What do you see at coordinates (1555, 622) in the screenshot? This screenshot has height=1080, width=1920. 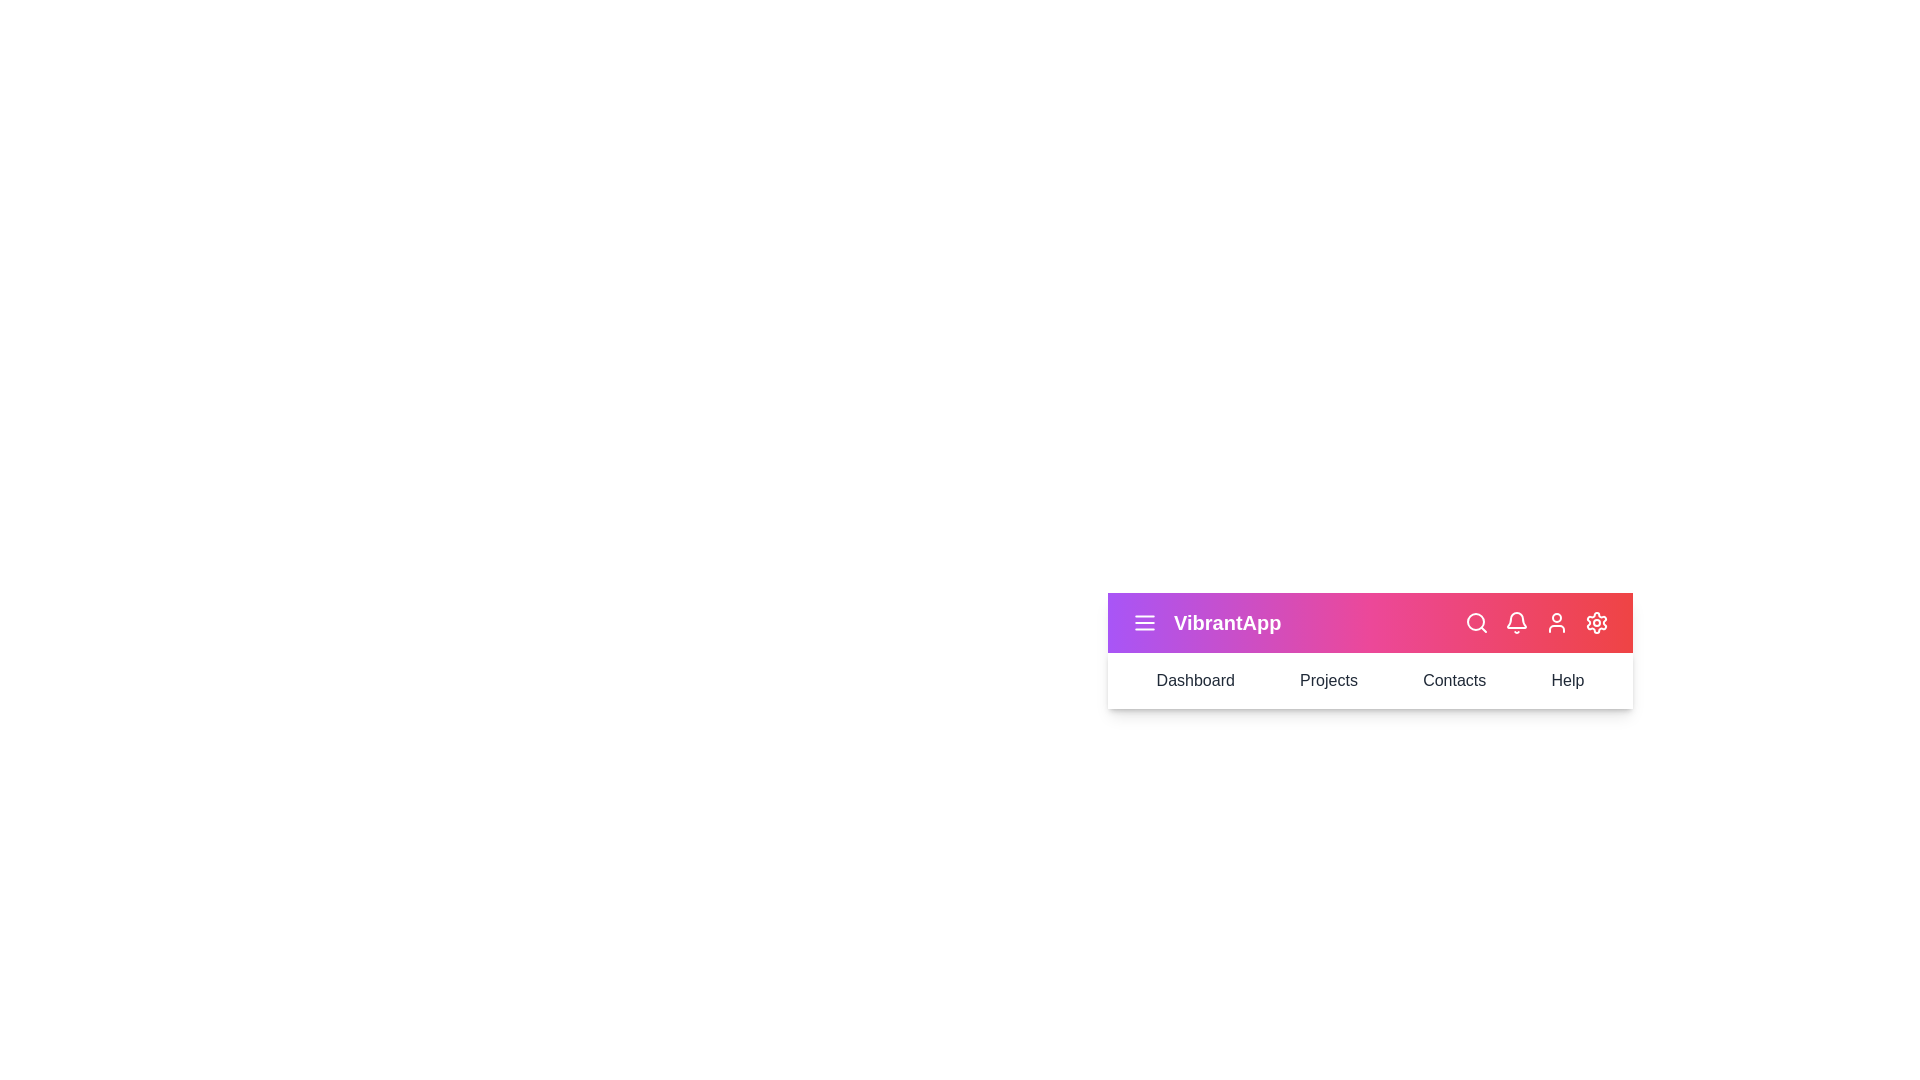 I see `the user_icon to reveal its effect` at bounding box center [1555, 622].